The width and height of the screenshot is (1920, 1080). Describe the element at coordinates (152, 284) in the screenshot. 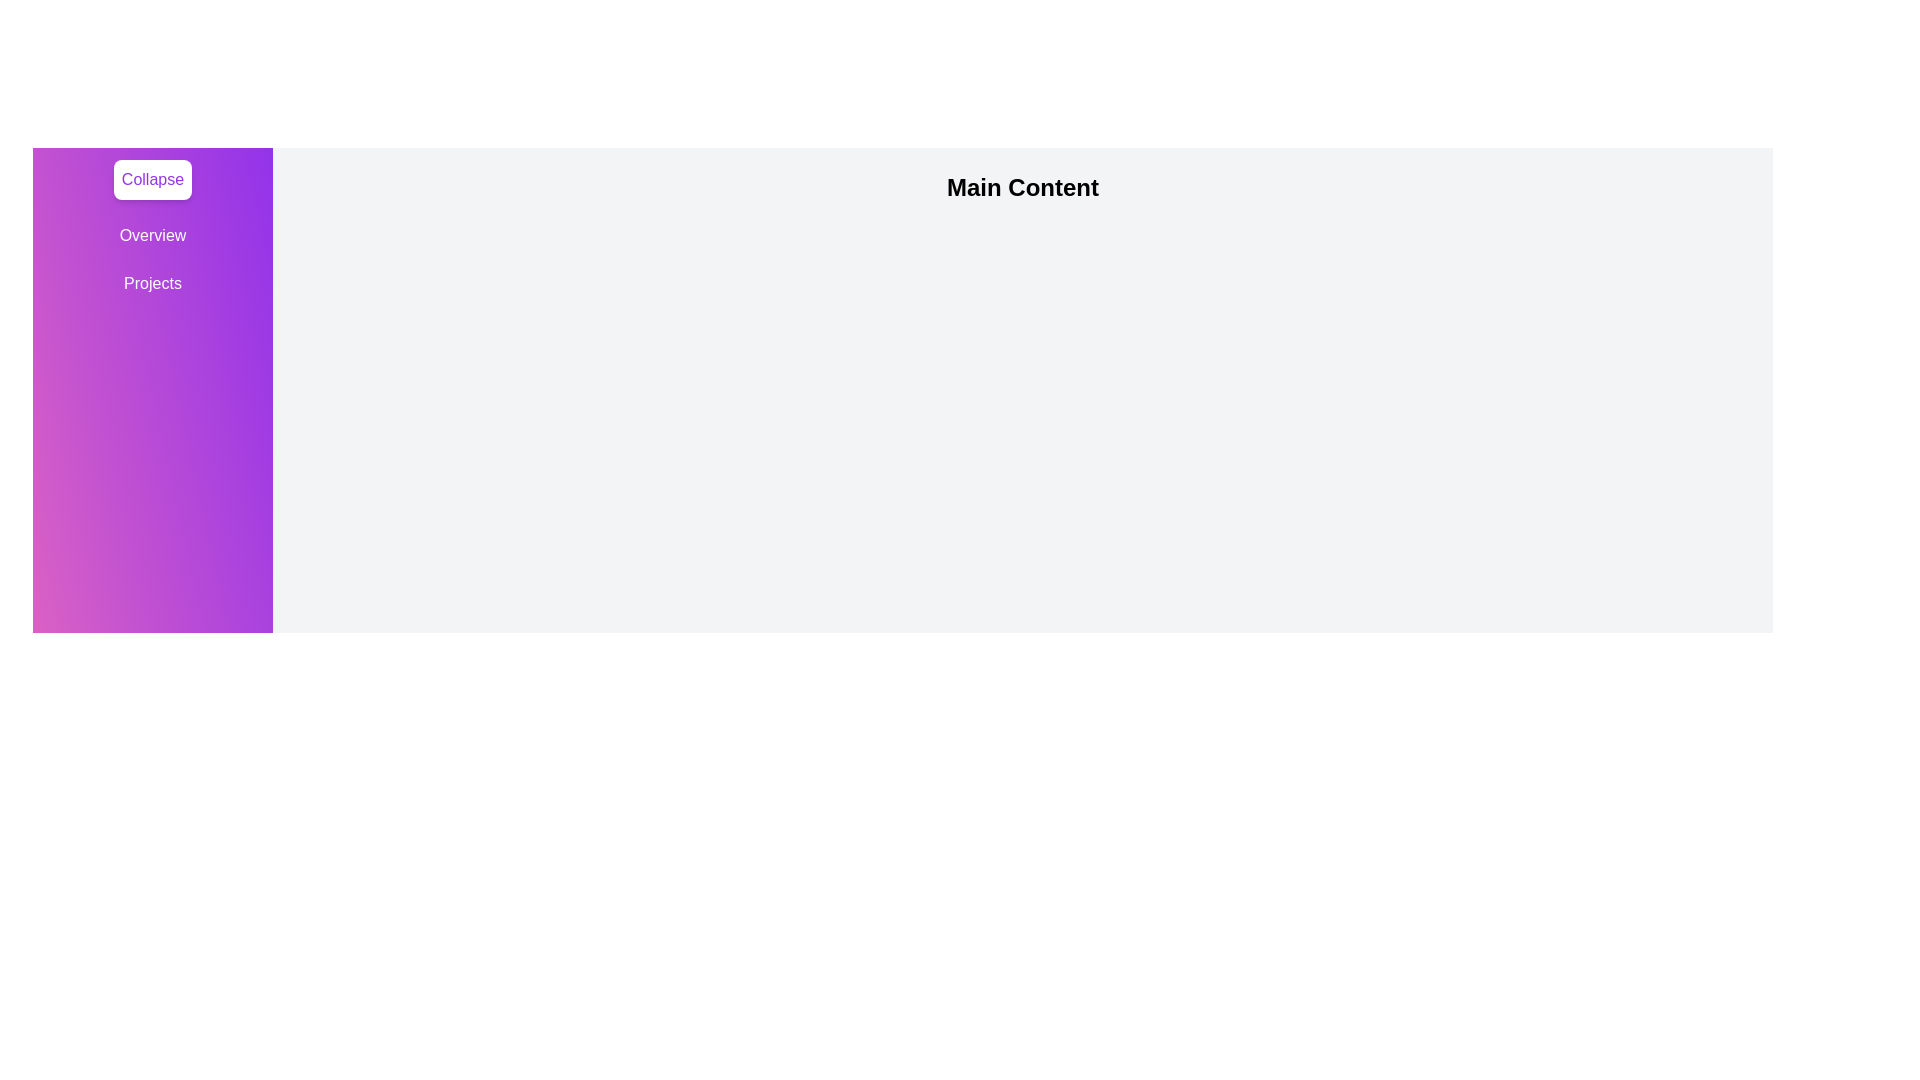

I see `the tab Projects from the drawer` at that location.